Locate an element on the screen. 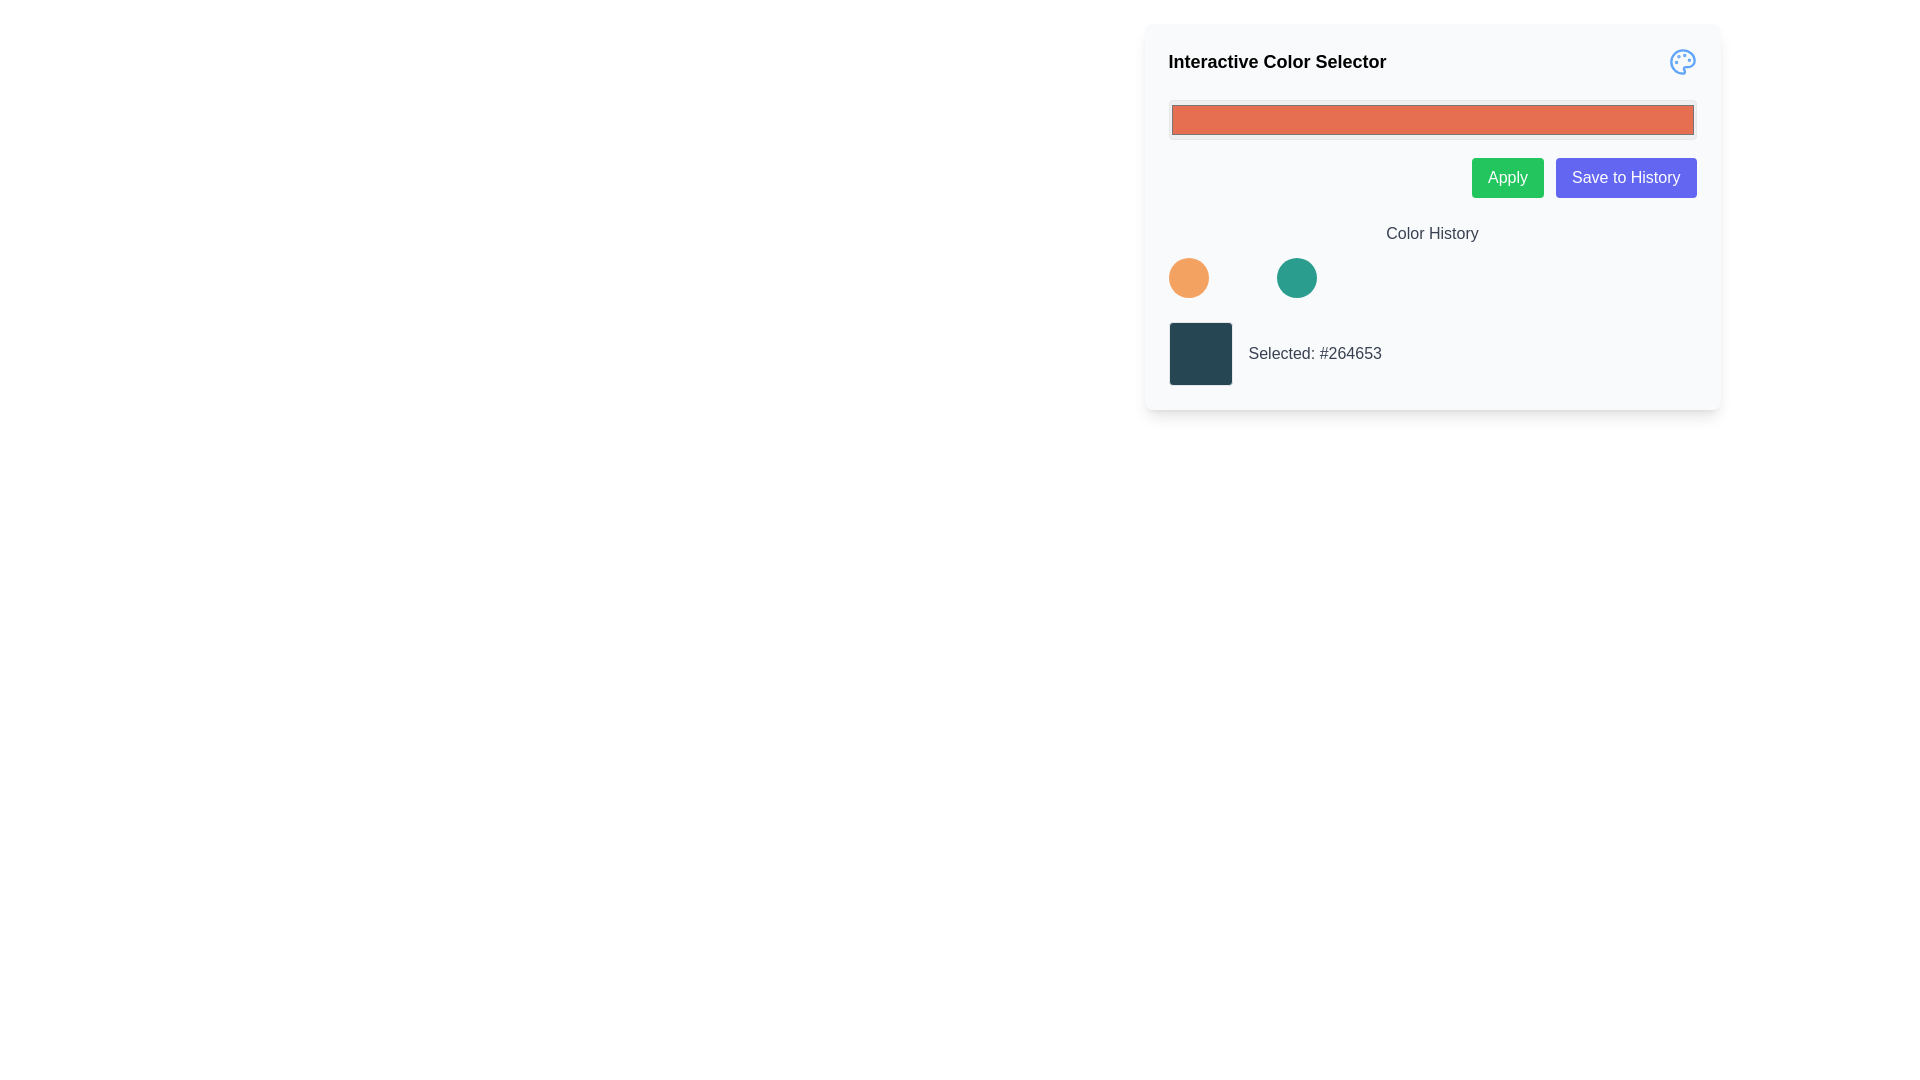 The image size is (1920, 1080). the teal circular element in the second column of the Color History section is located at coordinates (1296, 277).